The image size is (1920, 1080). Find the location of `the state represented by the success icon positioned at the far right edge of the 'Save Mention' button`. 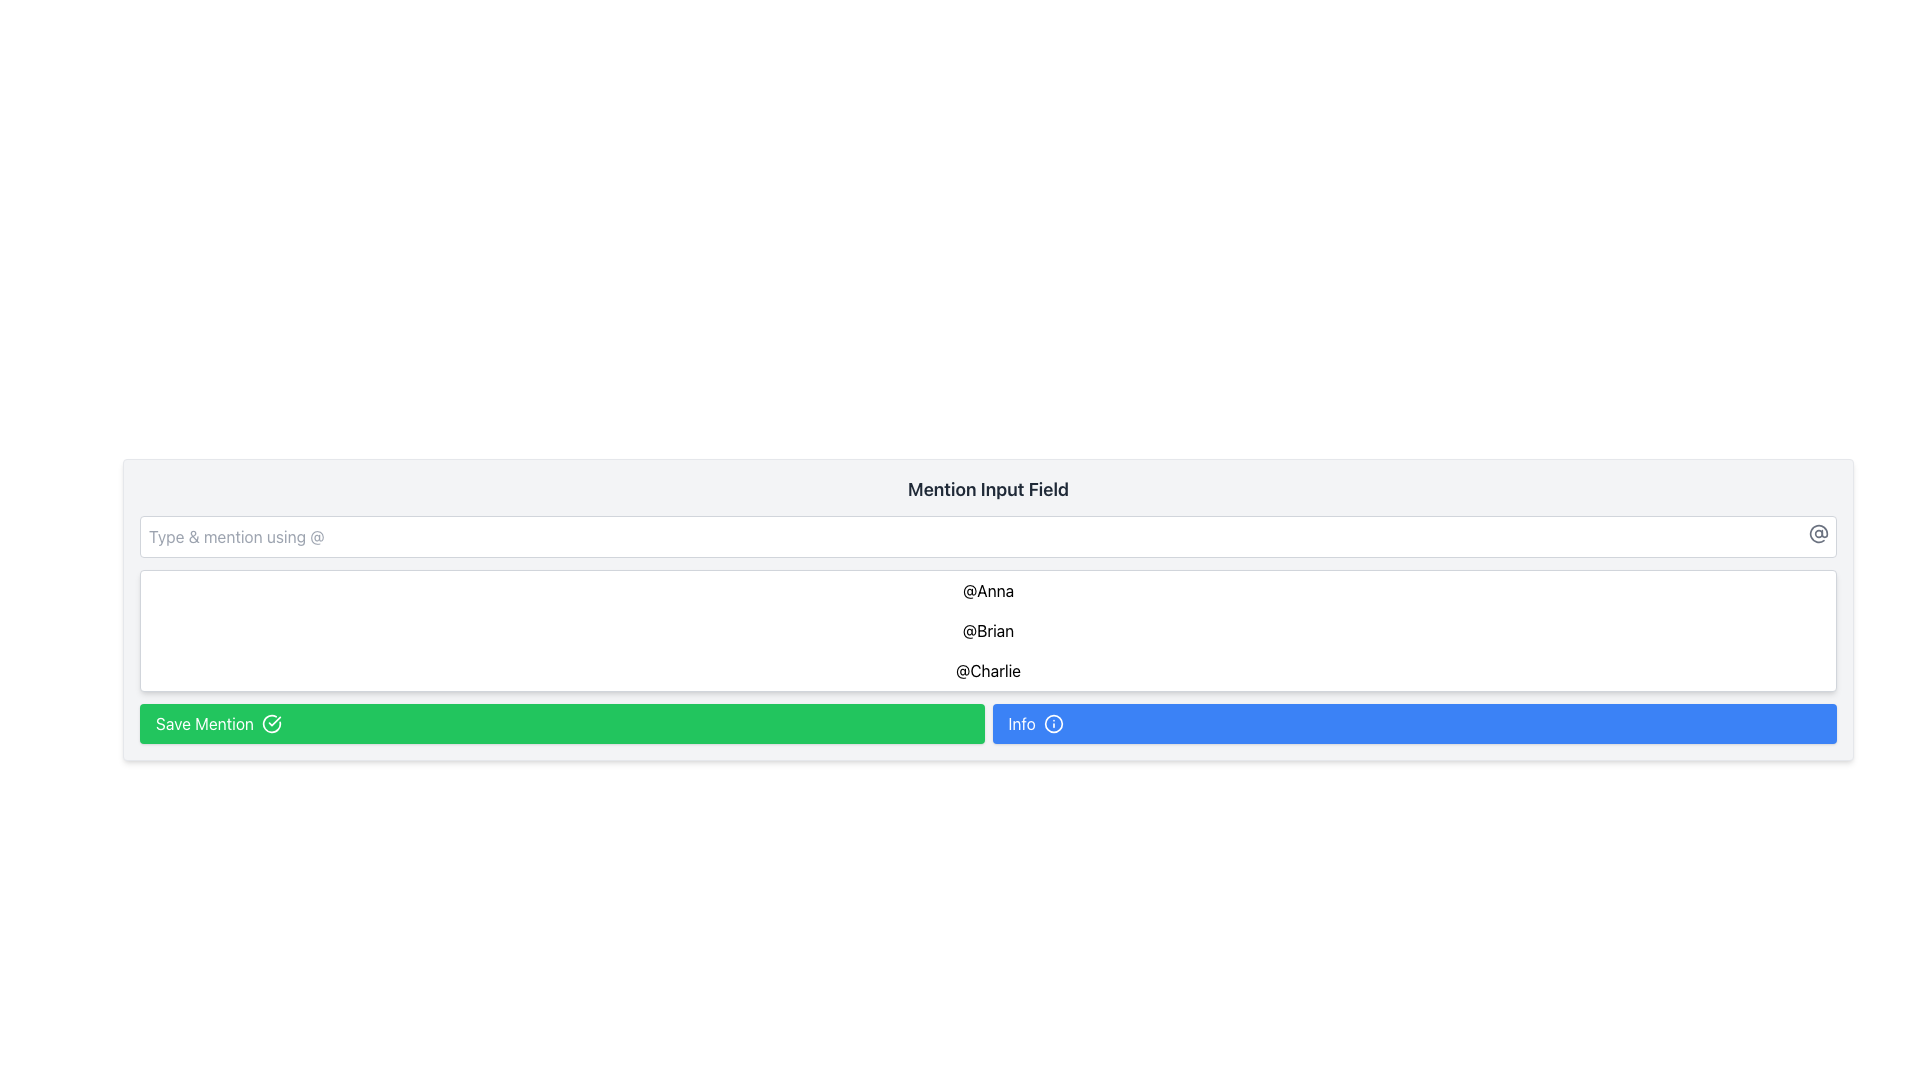

the state represented by the success icon positioned at the far right edge of the 'Save Mention' button is located at coordinates (271, 724).